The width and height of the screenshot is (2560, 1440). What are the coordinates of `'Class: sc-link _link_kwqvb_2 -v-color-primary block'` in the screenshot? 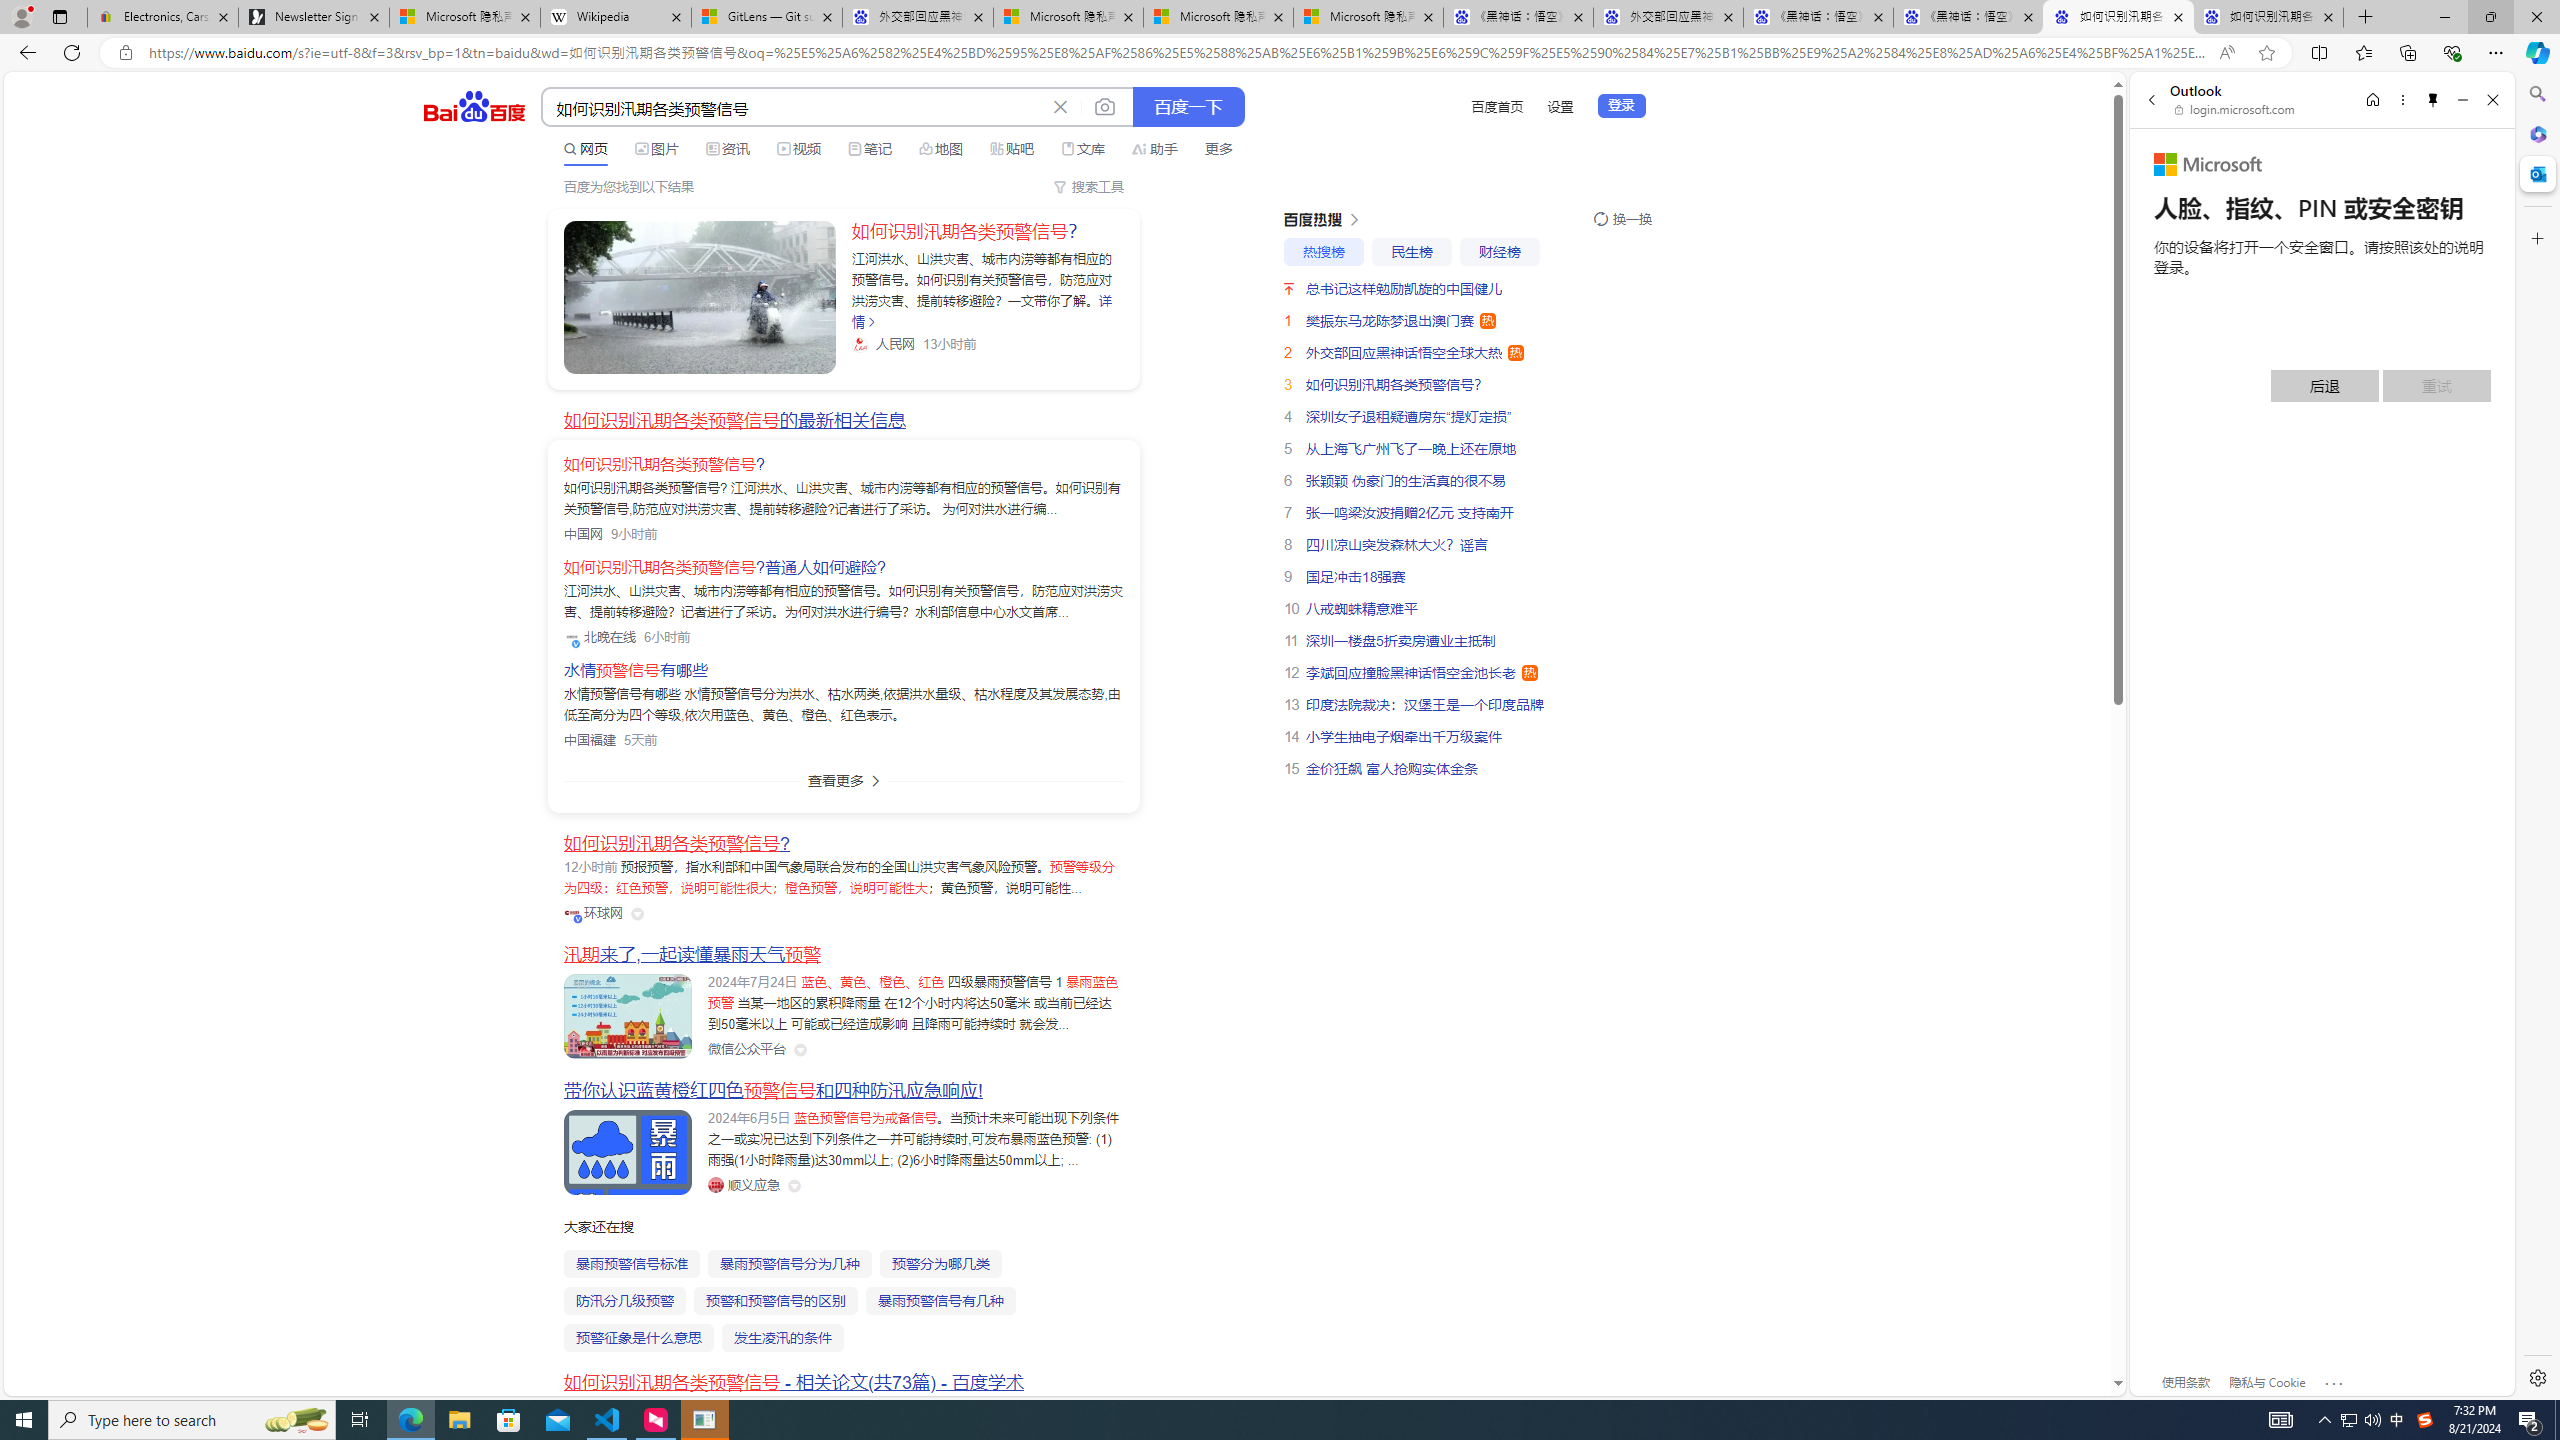 It's located at (700, 296).